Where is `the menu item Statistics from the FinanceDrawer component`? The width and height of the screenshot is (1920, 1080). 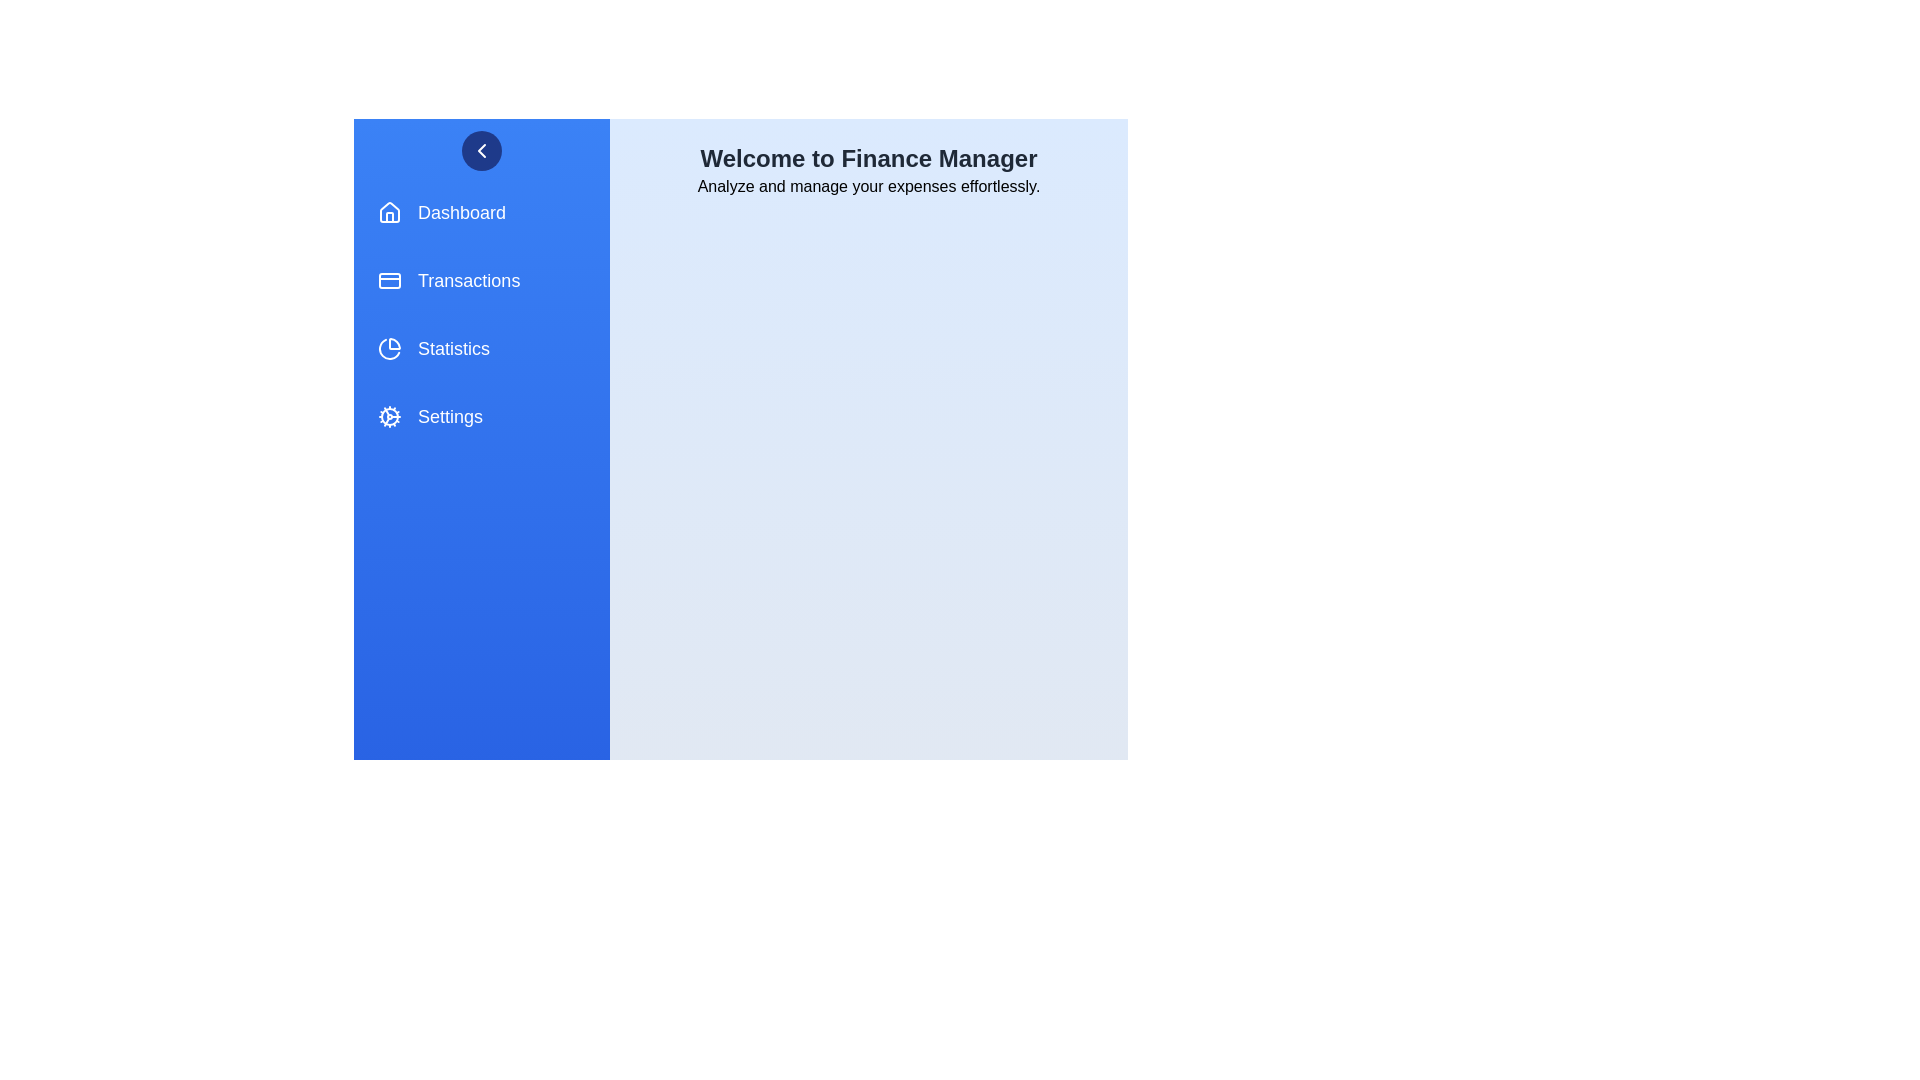
the menu item Statistics from the FinanceDrawer component is located at coordinates (481, 347).